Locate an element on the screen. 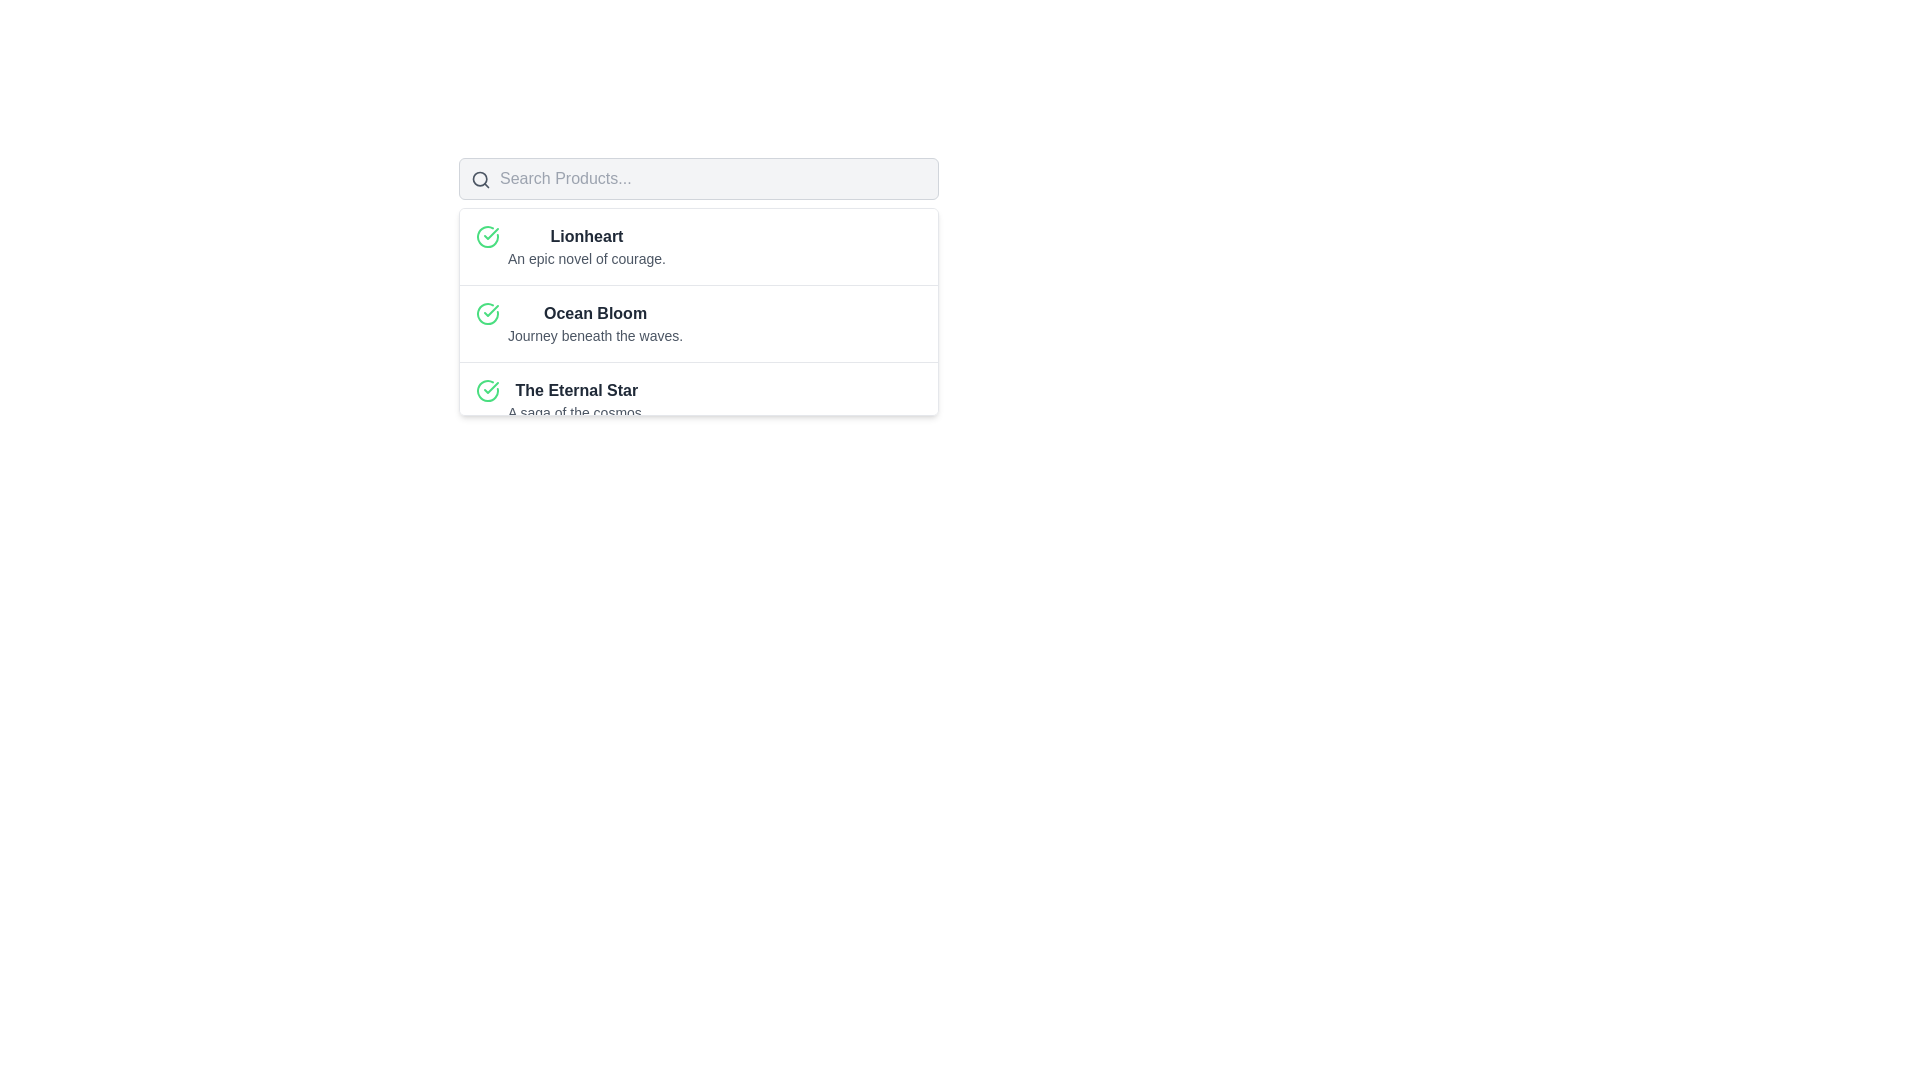 This screenshot has width=1920, height=1080. the Text Label that serves as the title of the first item in a vertical list, indicating the name of the novel is located at coordinates (585, 235).